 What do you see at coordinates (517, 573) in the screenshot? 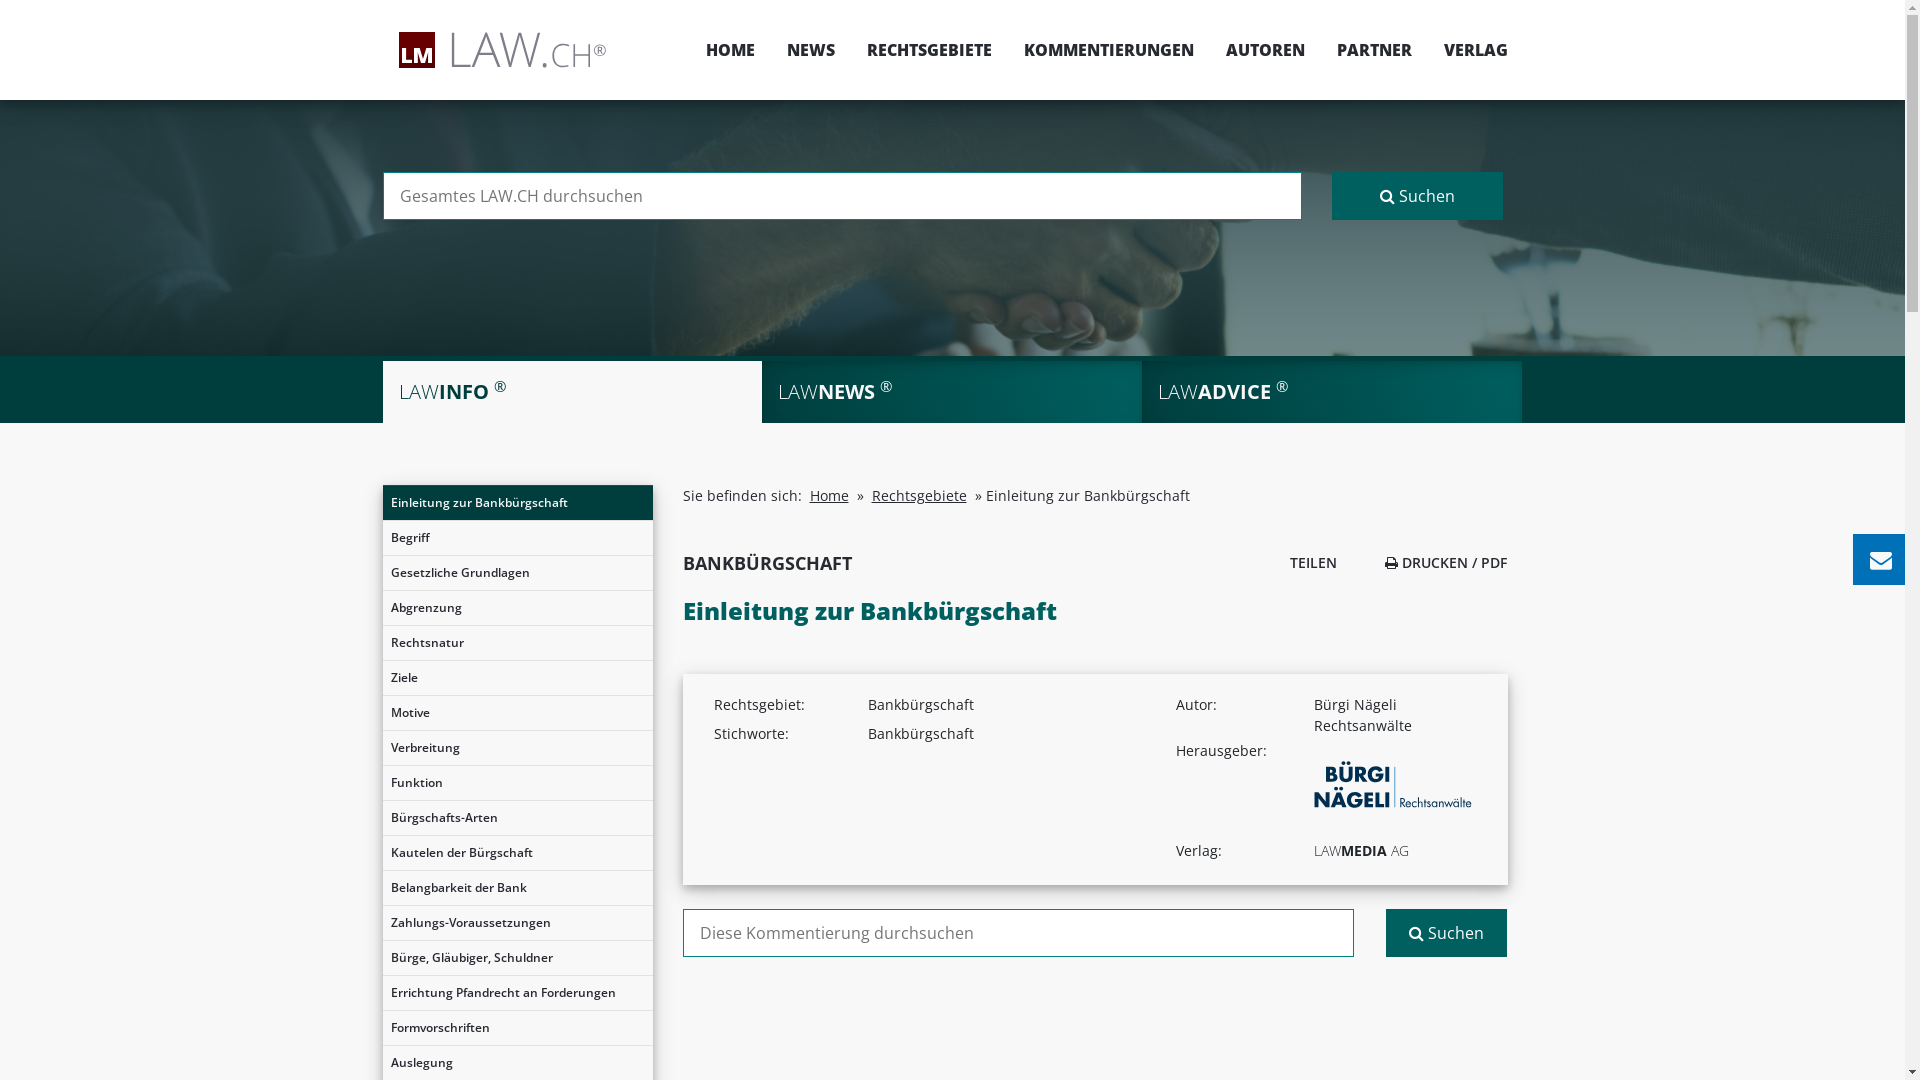
I see `'Gesetzliche Grundlagen'` at bounding box center [517, 573].